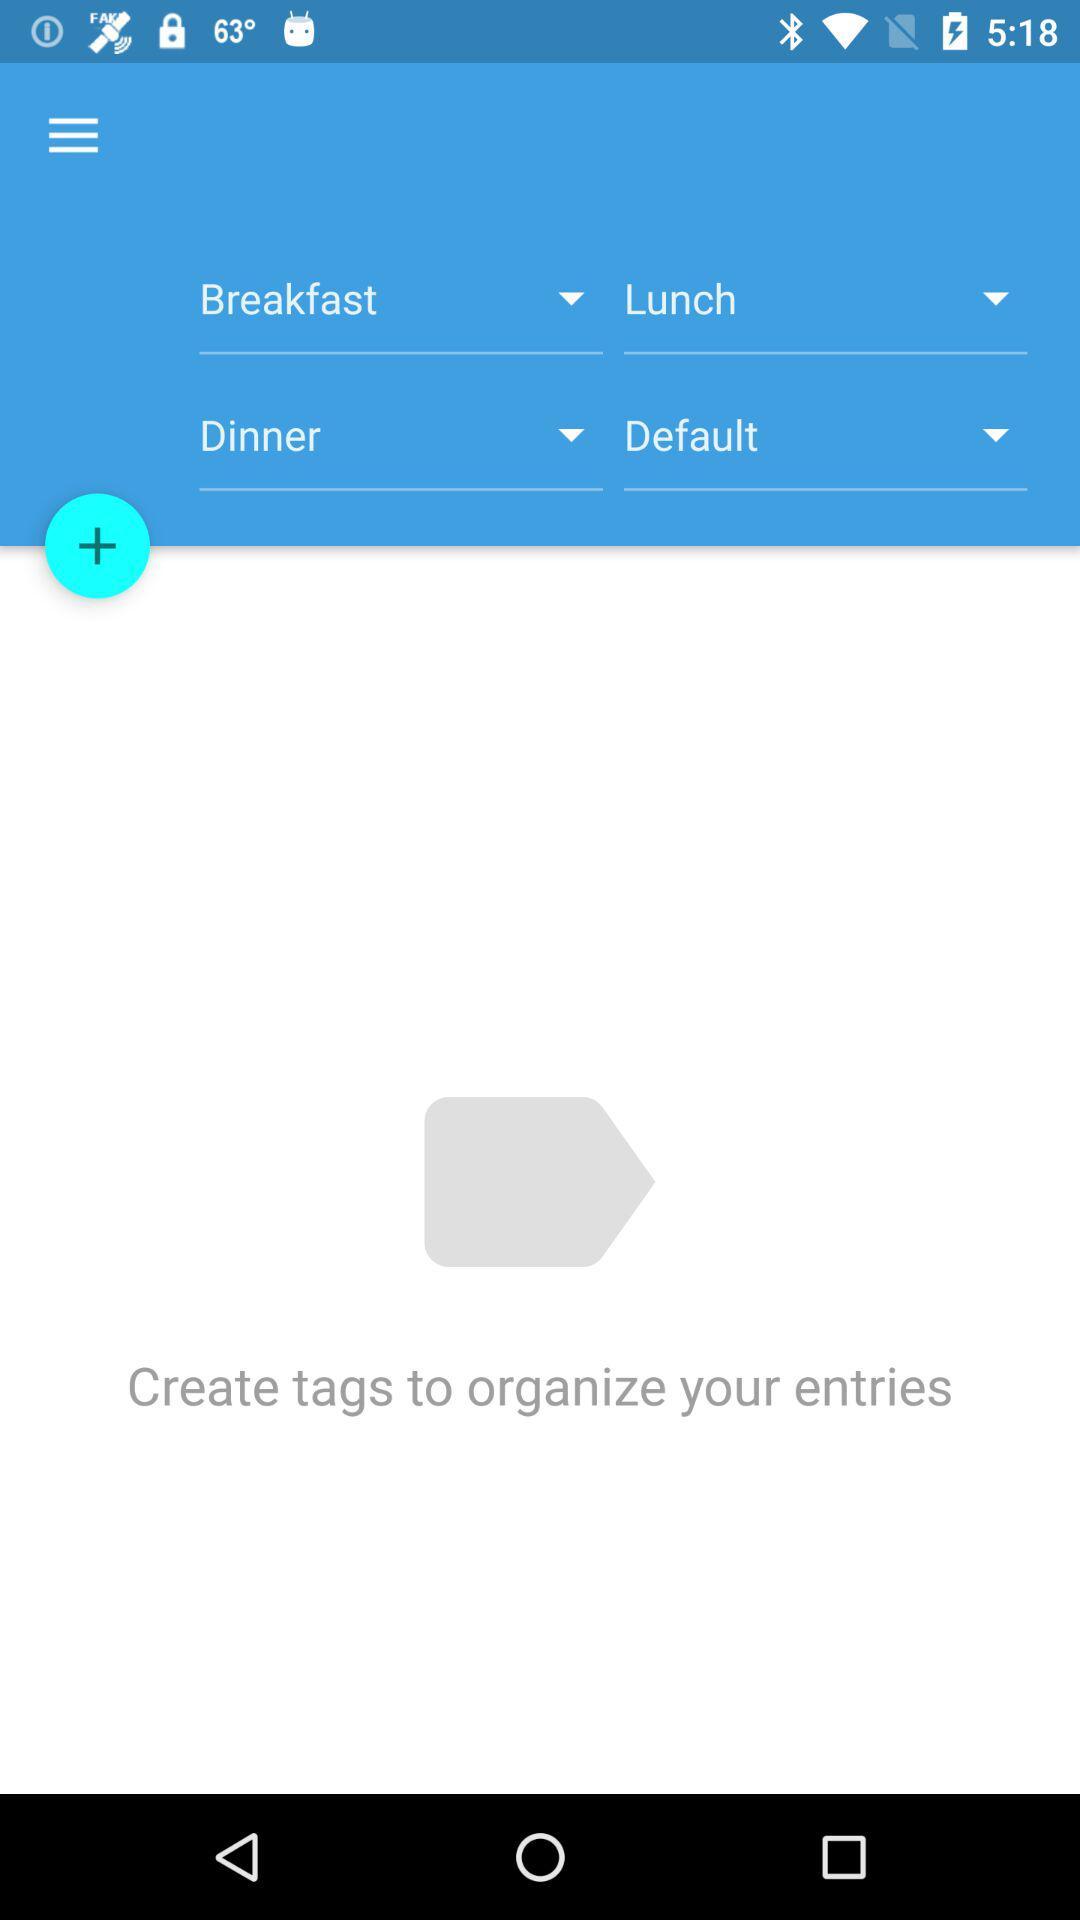 This screenshot has width=1080, height=1920. Describe the element at coordinates (97, 546) in the screenshot. I see `a new blood sugar` at that location.